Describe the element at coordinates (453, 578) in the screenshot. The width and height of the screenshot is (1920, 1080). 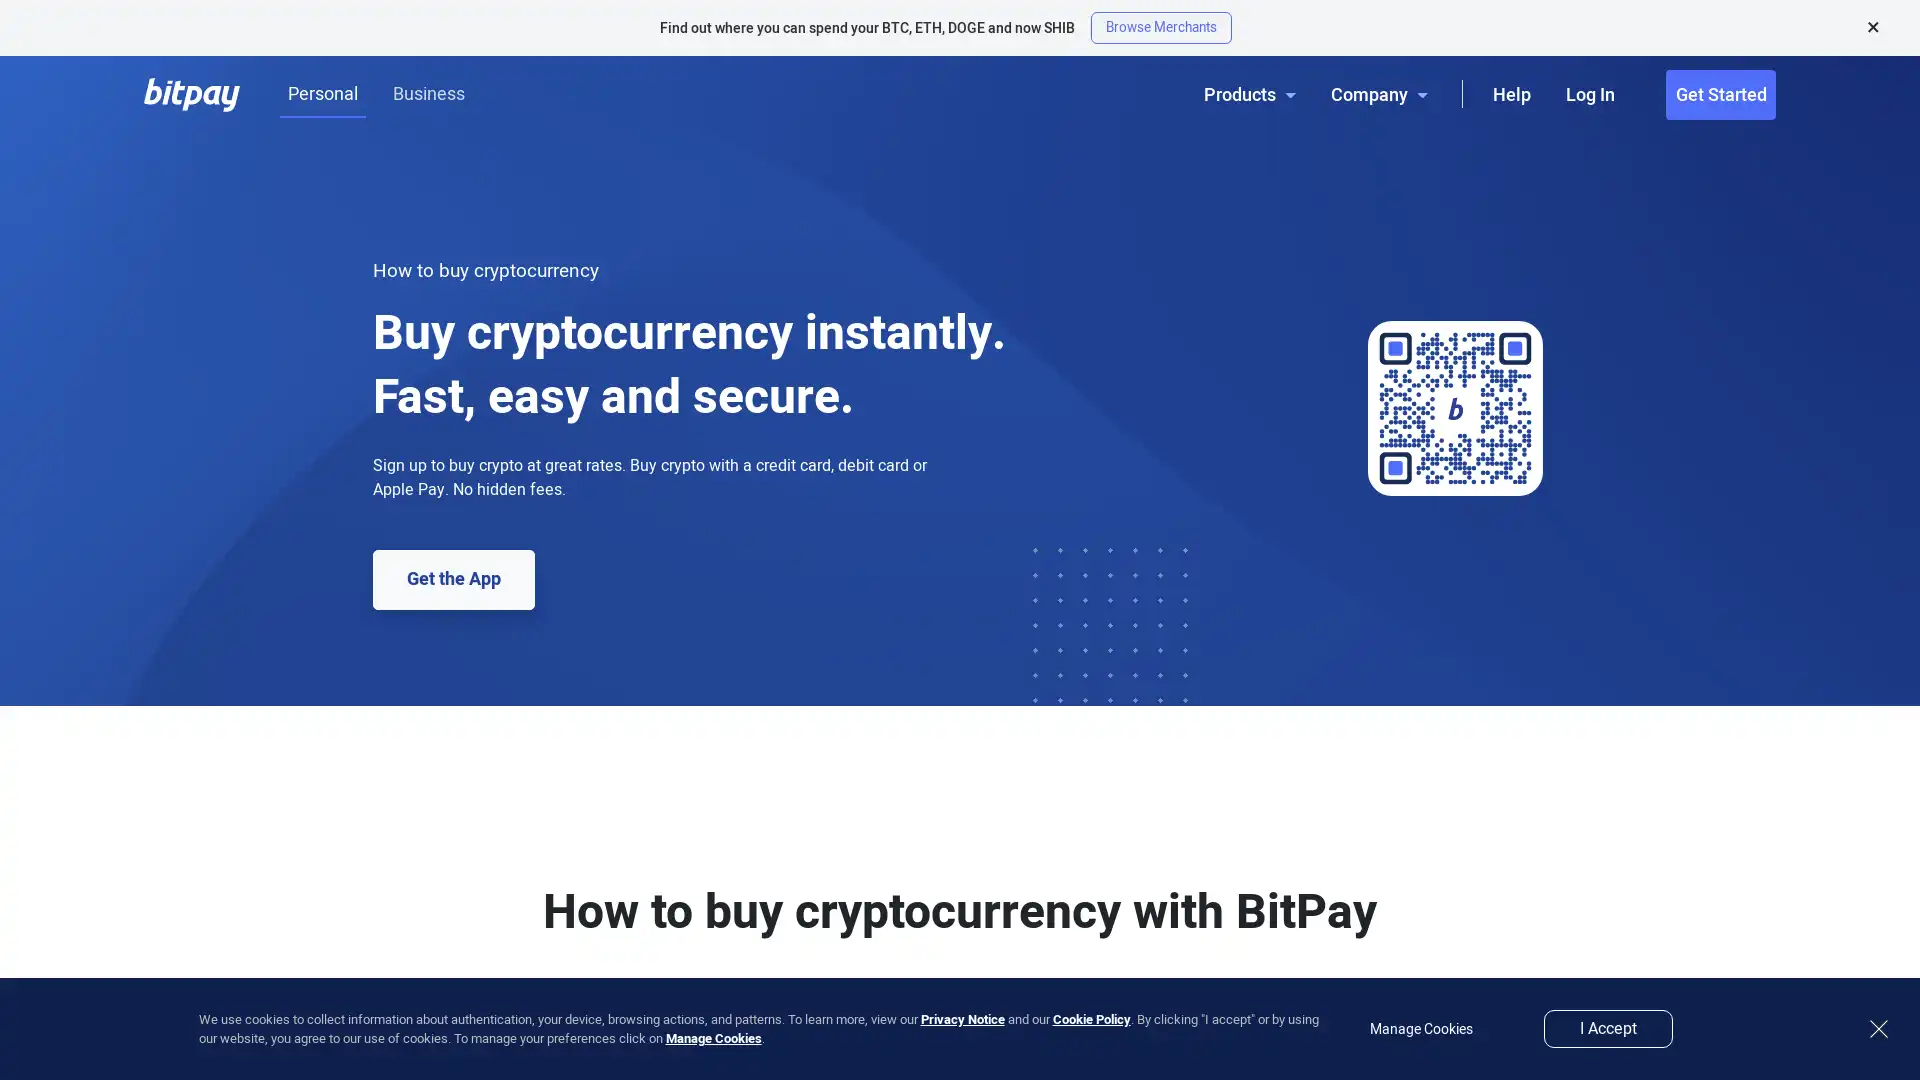
I see `Get the App` at that location.